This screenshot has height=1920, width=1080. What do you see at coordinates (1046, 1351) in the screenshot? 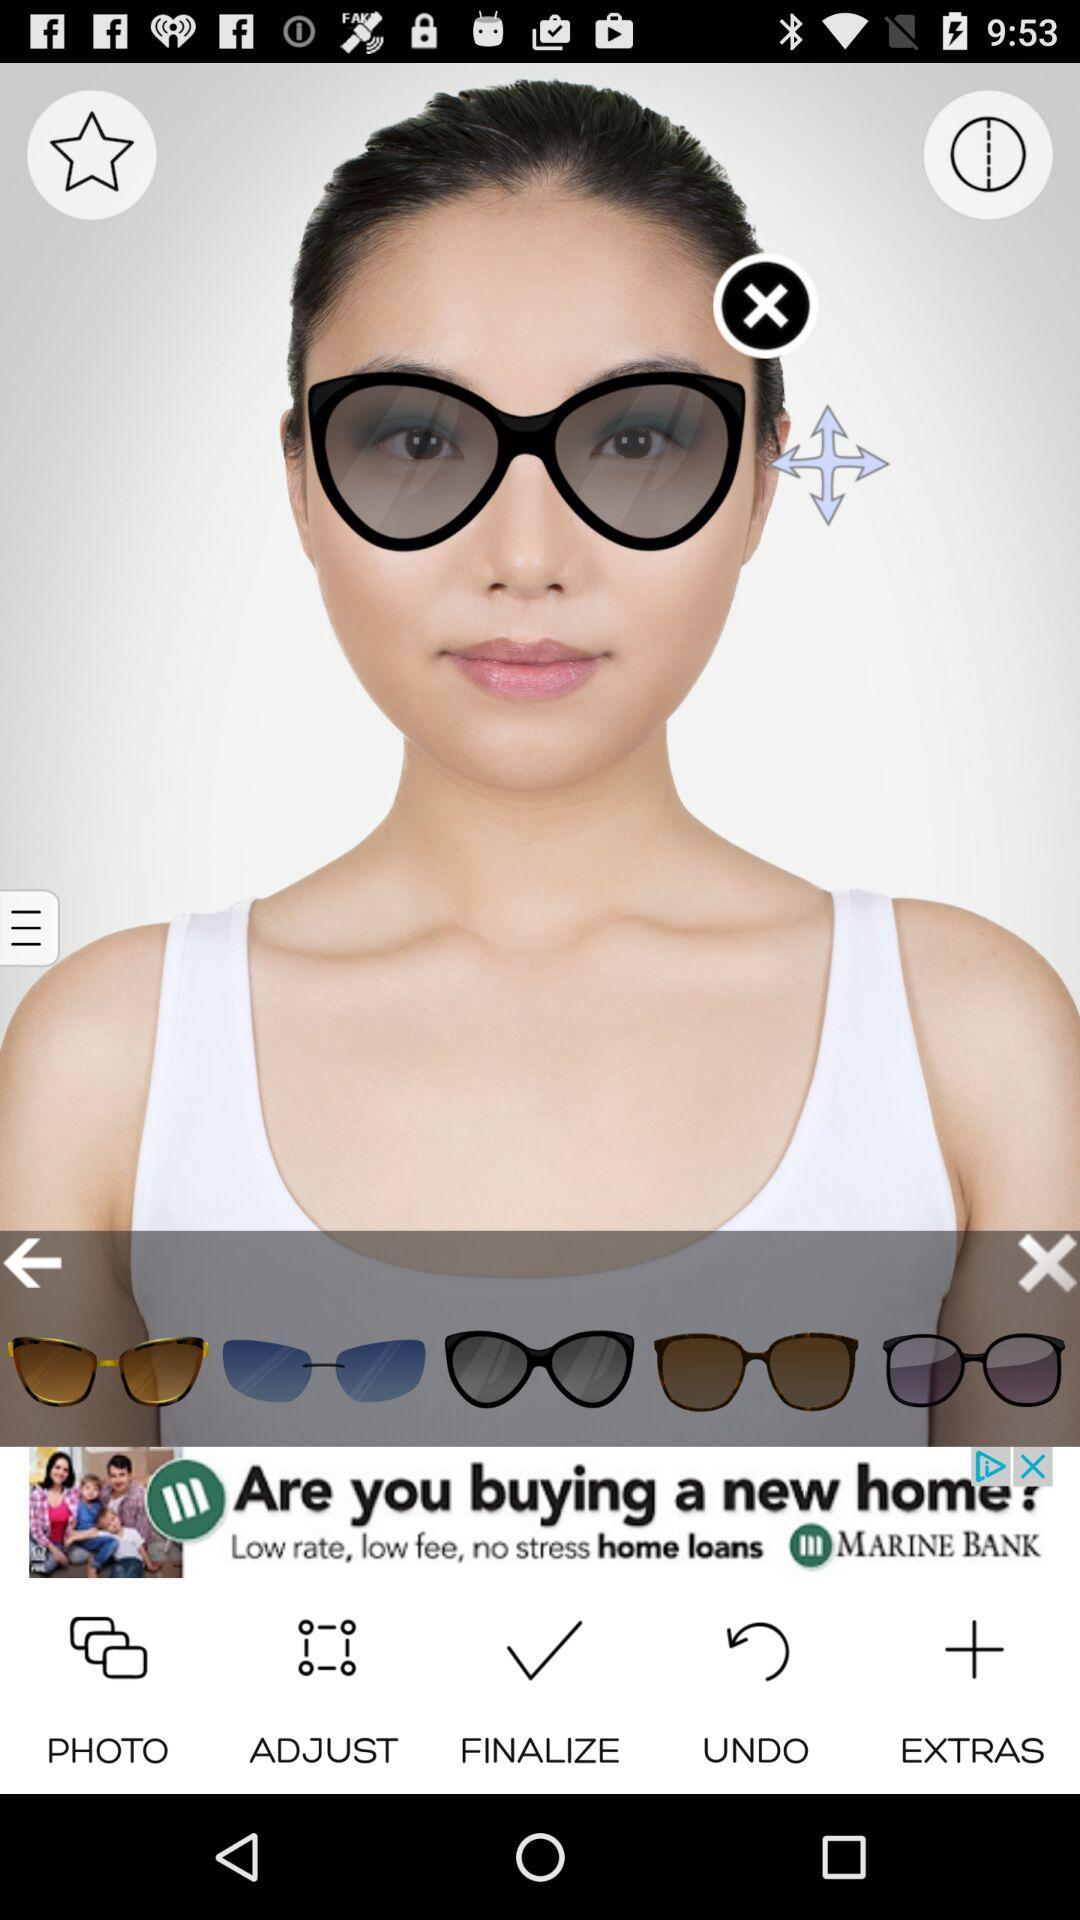
I see `the close icon` at bounding box center [1046, 1351].